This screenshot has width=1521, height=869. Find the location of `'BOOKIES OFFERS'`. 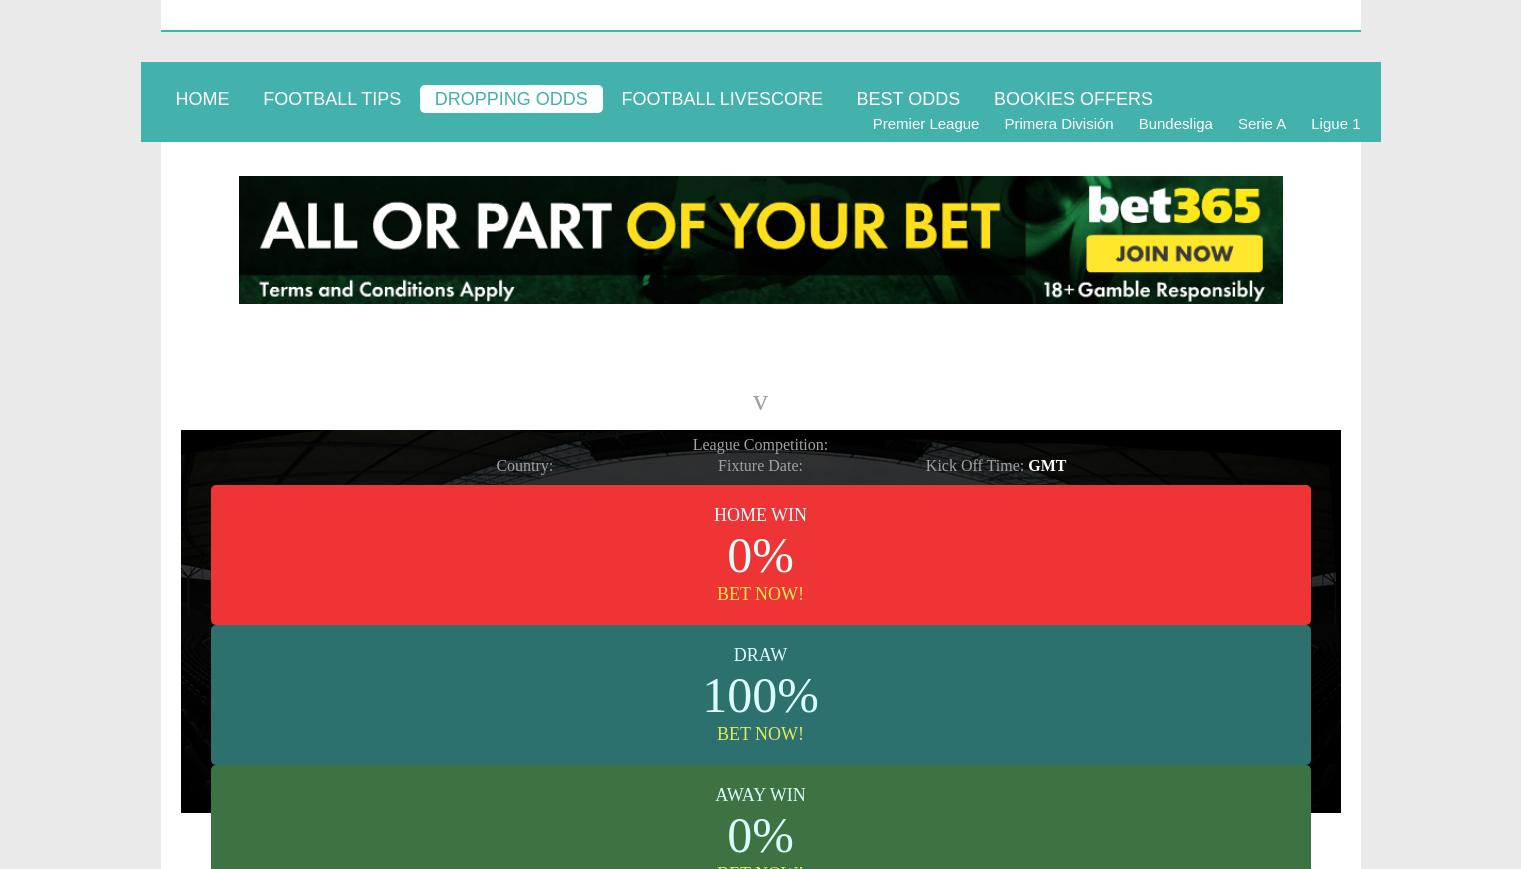

'BOOKIES OFFERS' is located at coordinates (993, 97).